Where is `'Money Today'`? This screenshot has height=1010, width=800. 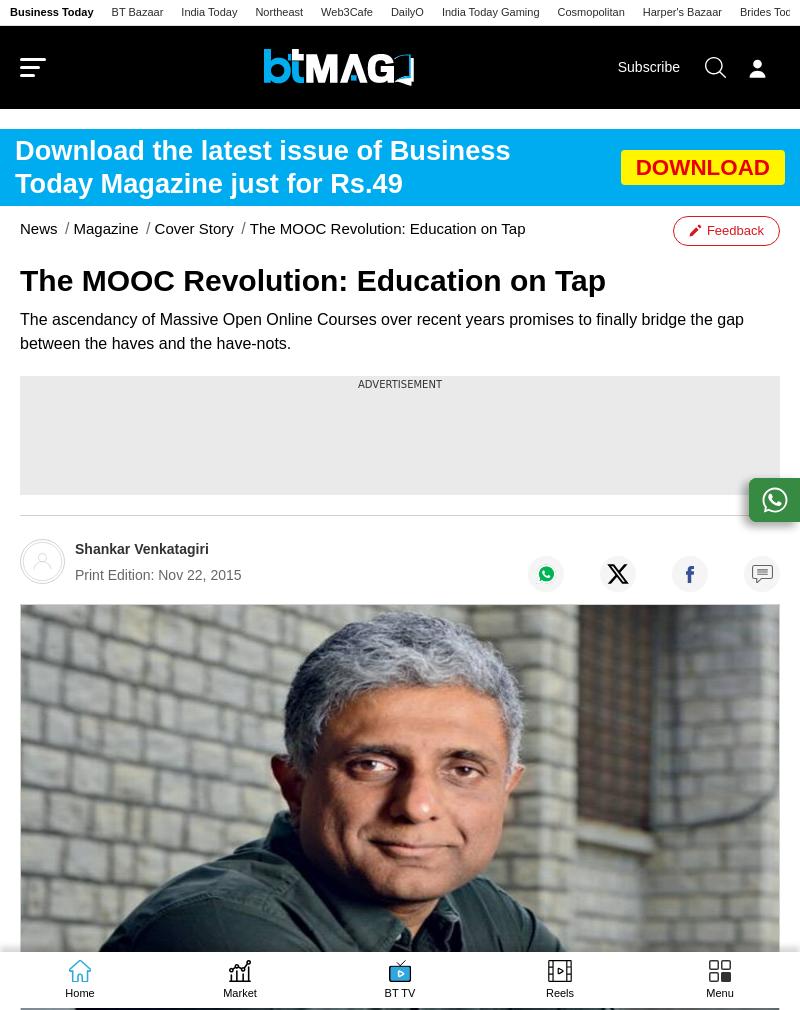 'Money Today' is located at coordinates (444, 725).